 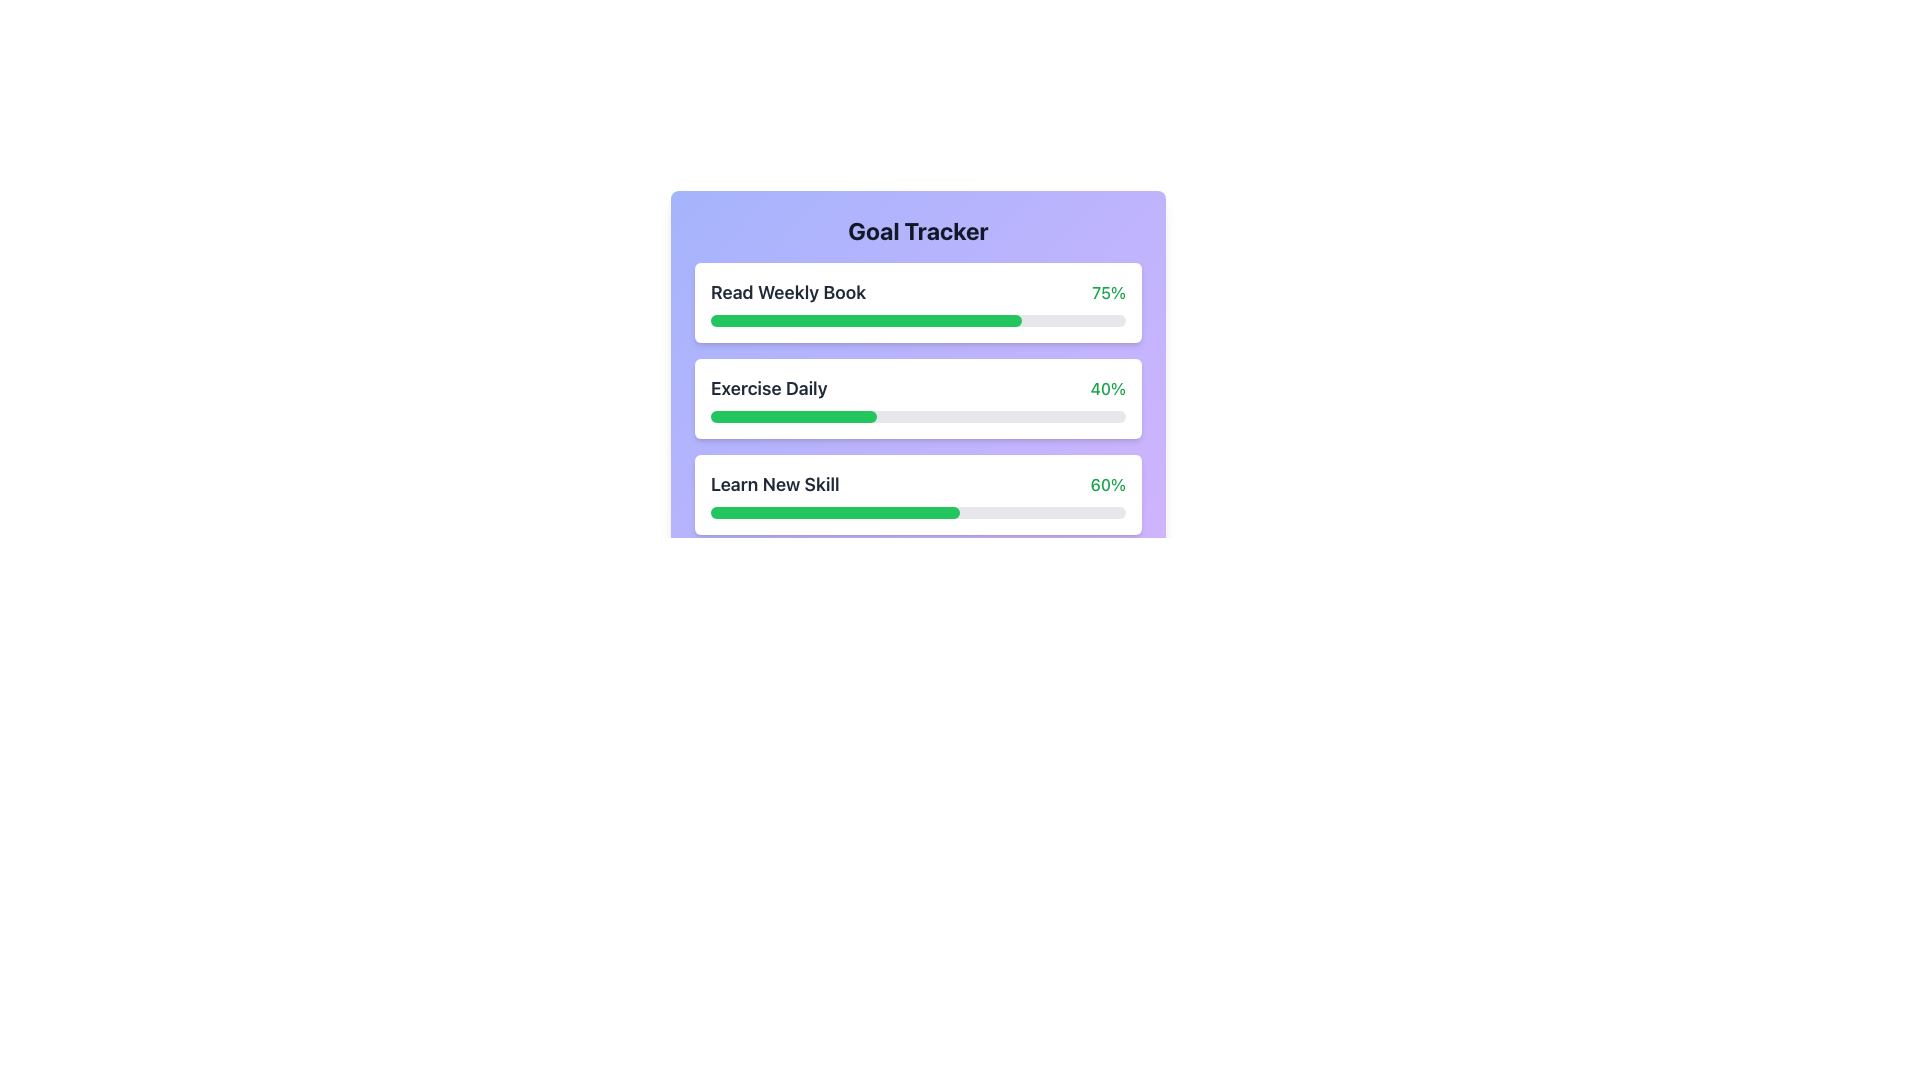 I want to click on the progress bar located below the text 'Read Weekly Book' and to the left of the percentage indicator '75%', styled with a light gray background and rounded edges, so click(x=917, y=319).